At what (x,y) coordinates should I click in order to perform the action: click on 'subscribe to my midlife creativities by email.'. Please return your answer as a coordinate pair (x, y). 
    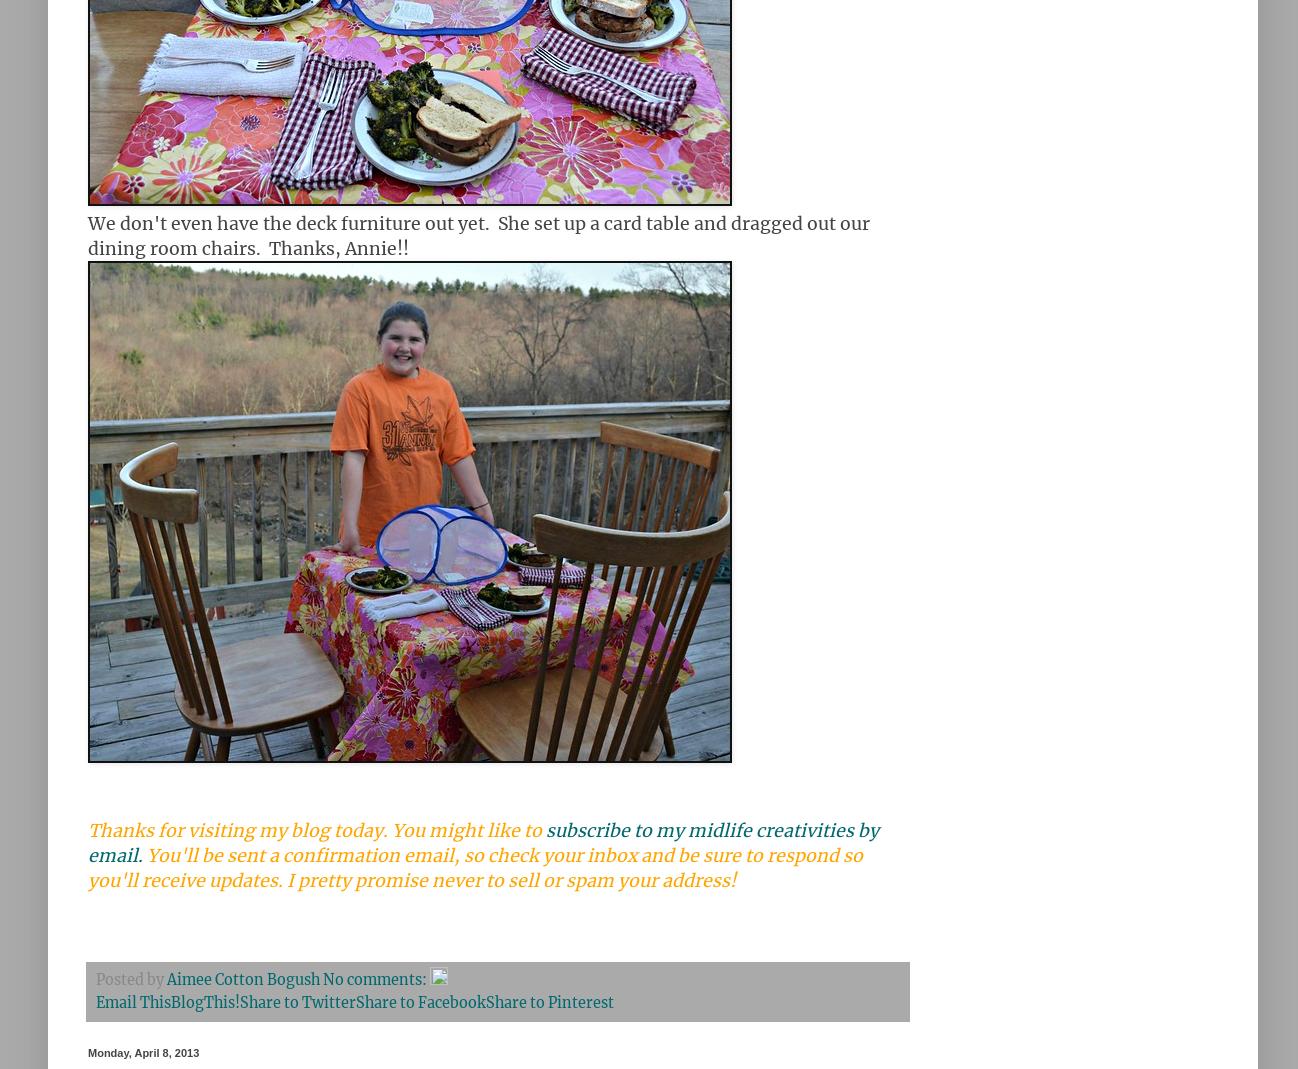
    Looking at the image, I should click on (88, 843).